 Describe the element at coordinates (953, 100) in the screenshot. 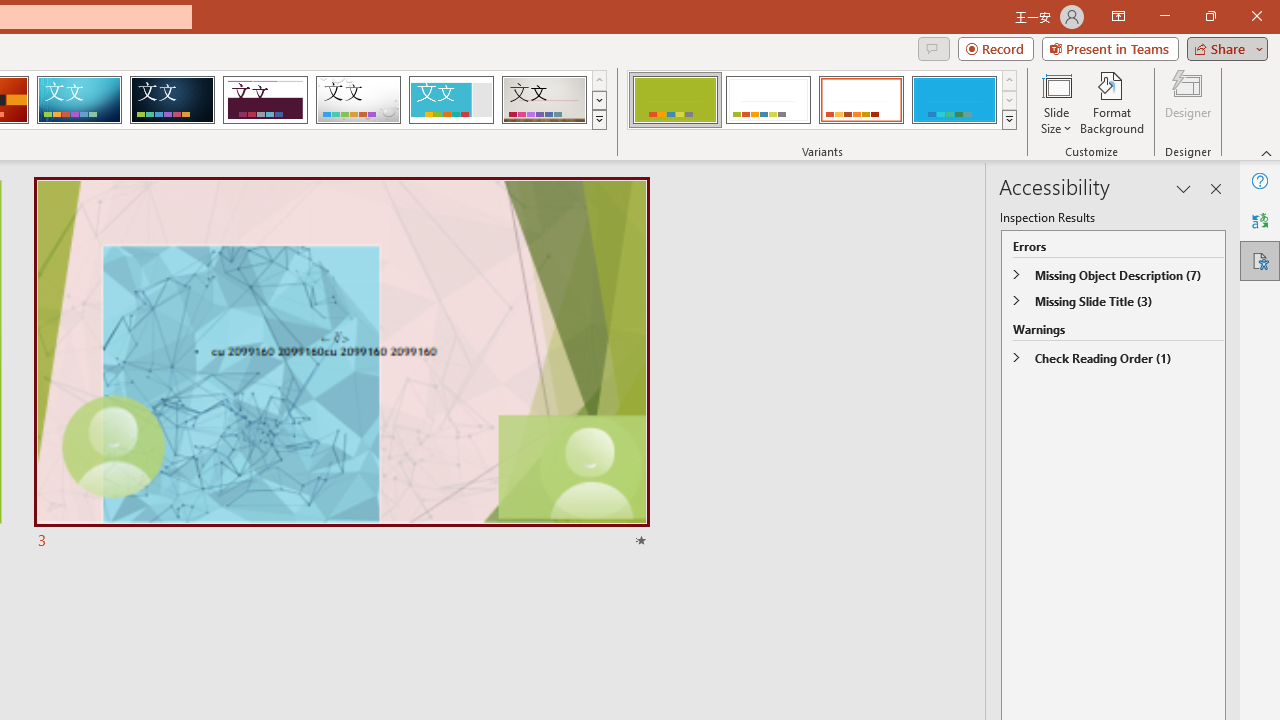

I see `'Basis Variant 4'` at that location.